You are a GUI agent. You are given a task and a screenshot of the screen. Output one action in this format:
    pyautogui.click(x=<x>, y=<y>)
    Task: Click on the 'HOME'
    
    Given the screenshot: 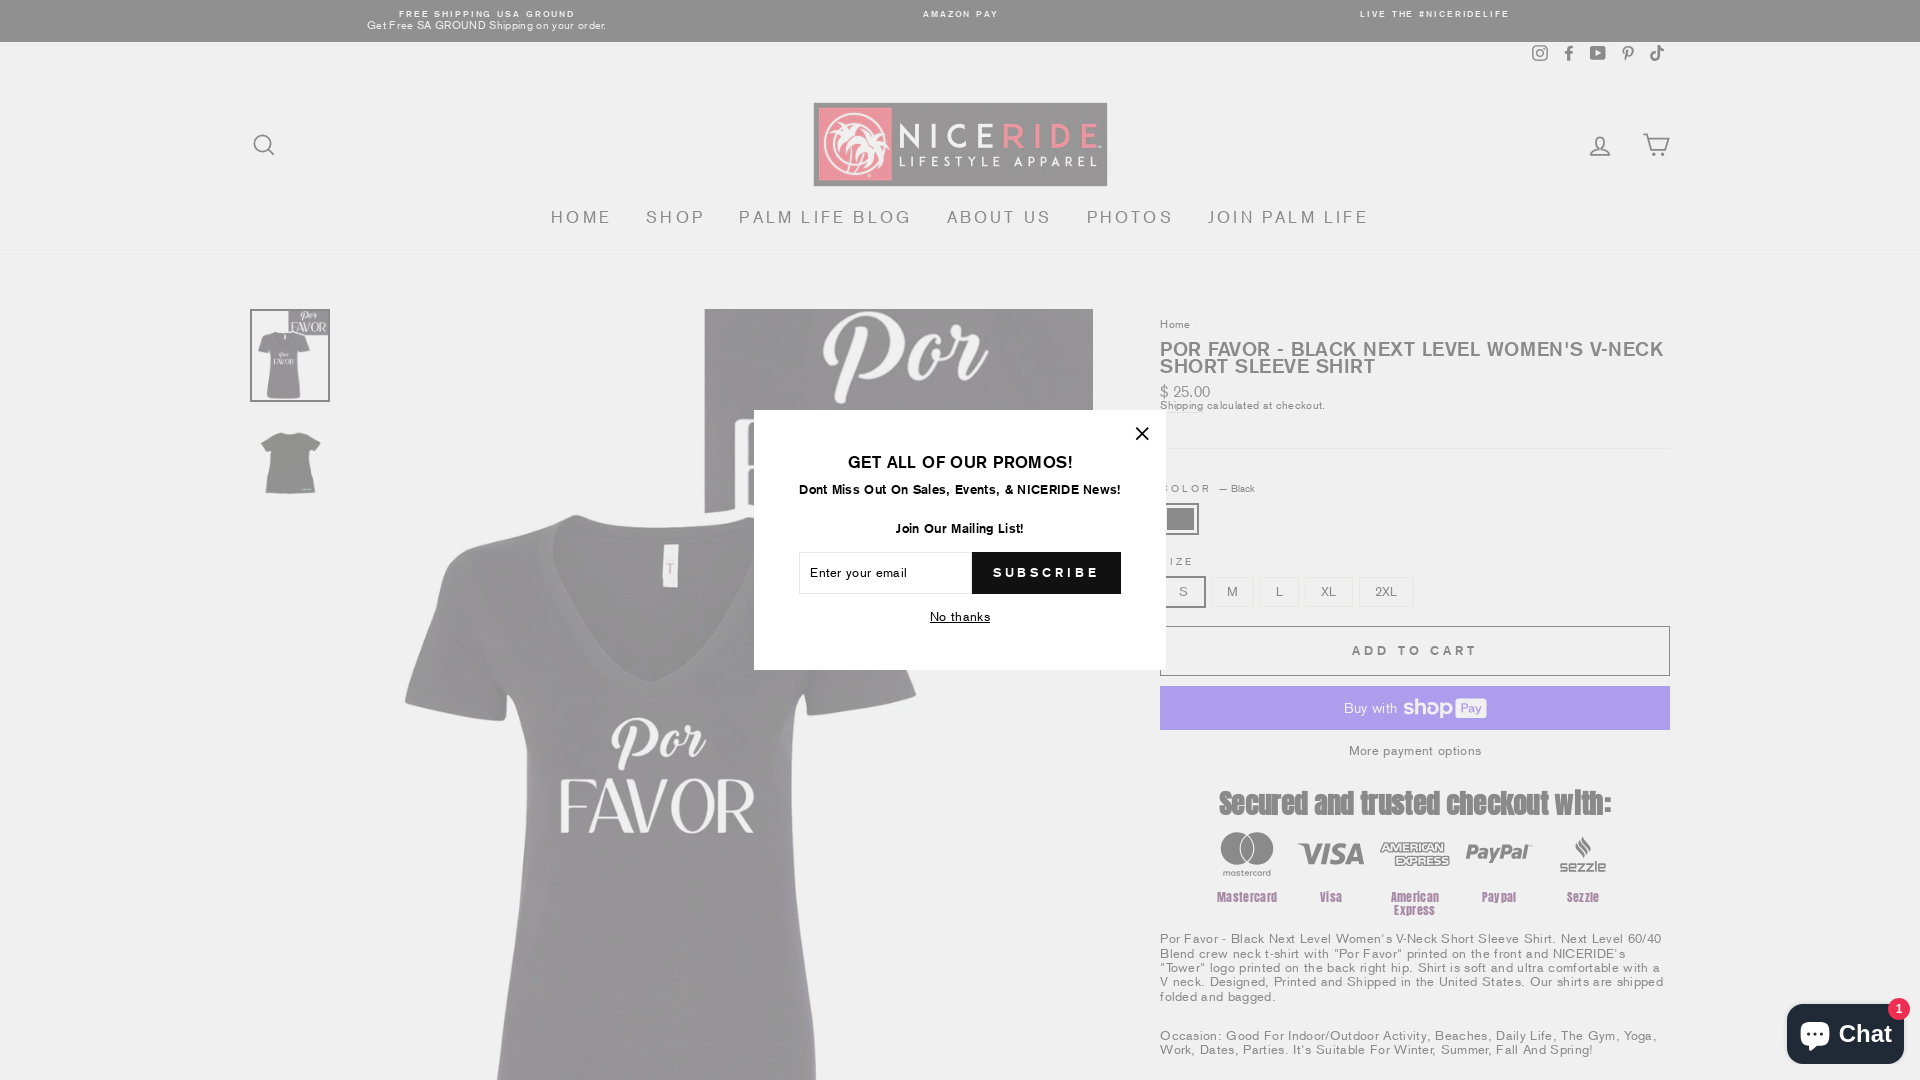 What is the action you would take?
    pyautogui.click(x=580, y=217)
    